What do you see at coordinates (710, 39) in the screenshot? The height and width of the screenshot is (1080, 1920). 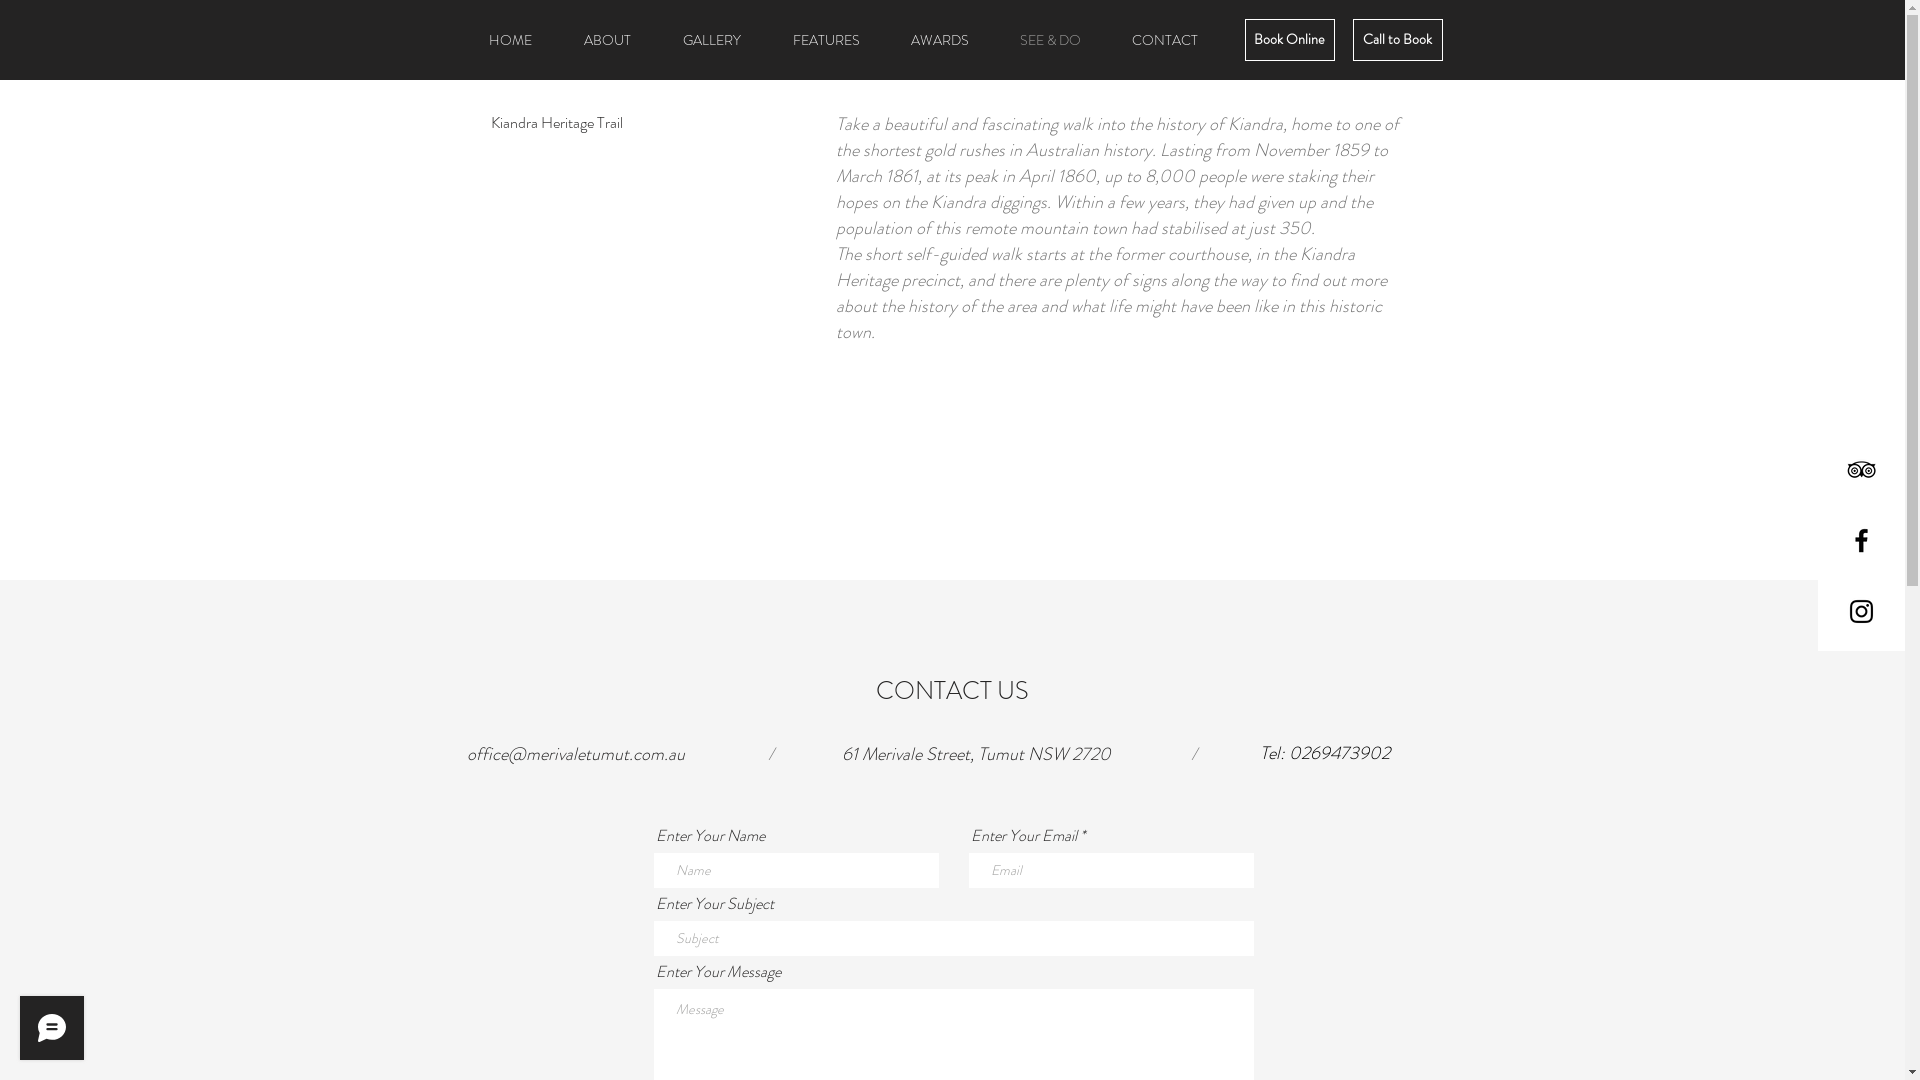 I see `'GALLERY'` at bounding box center [710, 39].